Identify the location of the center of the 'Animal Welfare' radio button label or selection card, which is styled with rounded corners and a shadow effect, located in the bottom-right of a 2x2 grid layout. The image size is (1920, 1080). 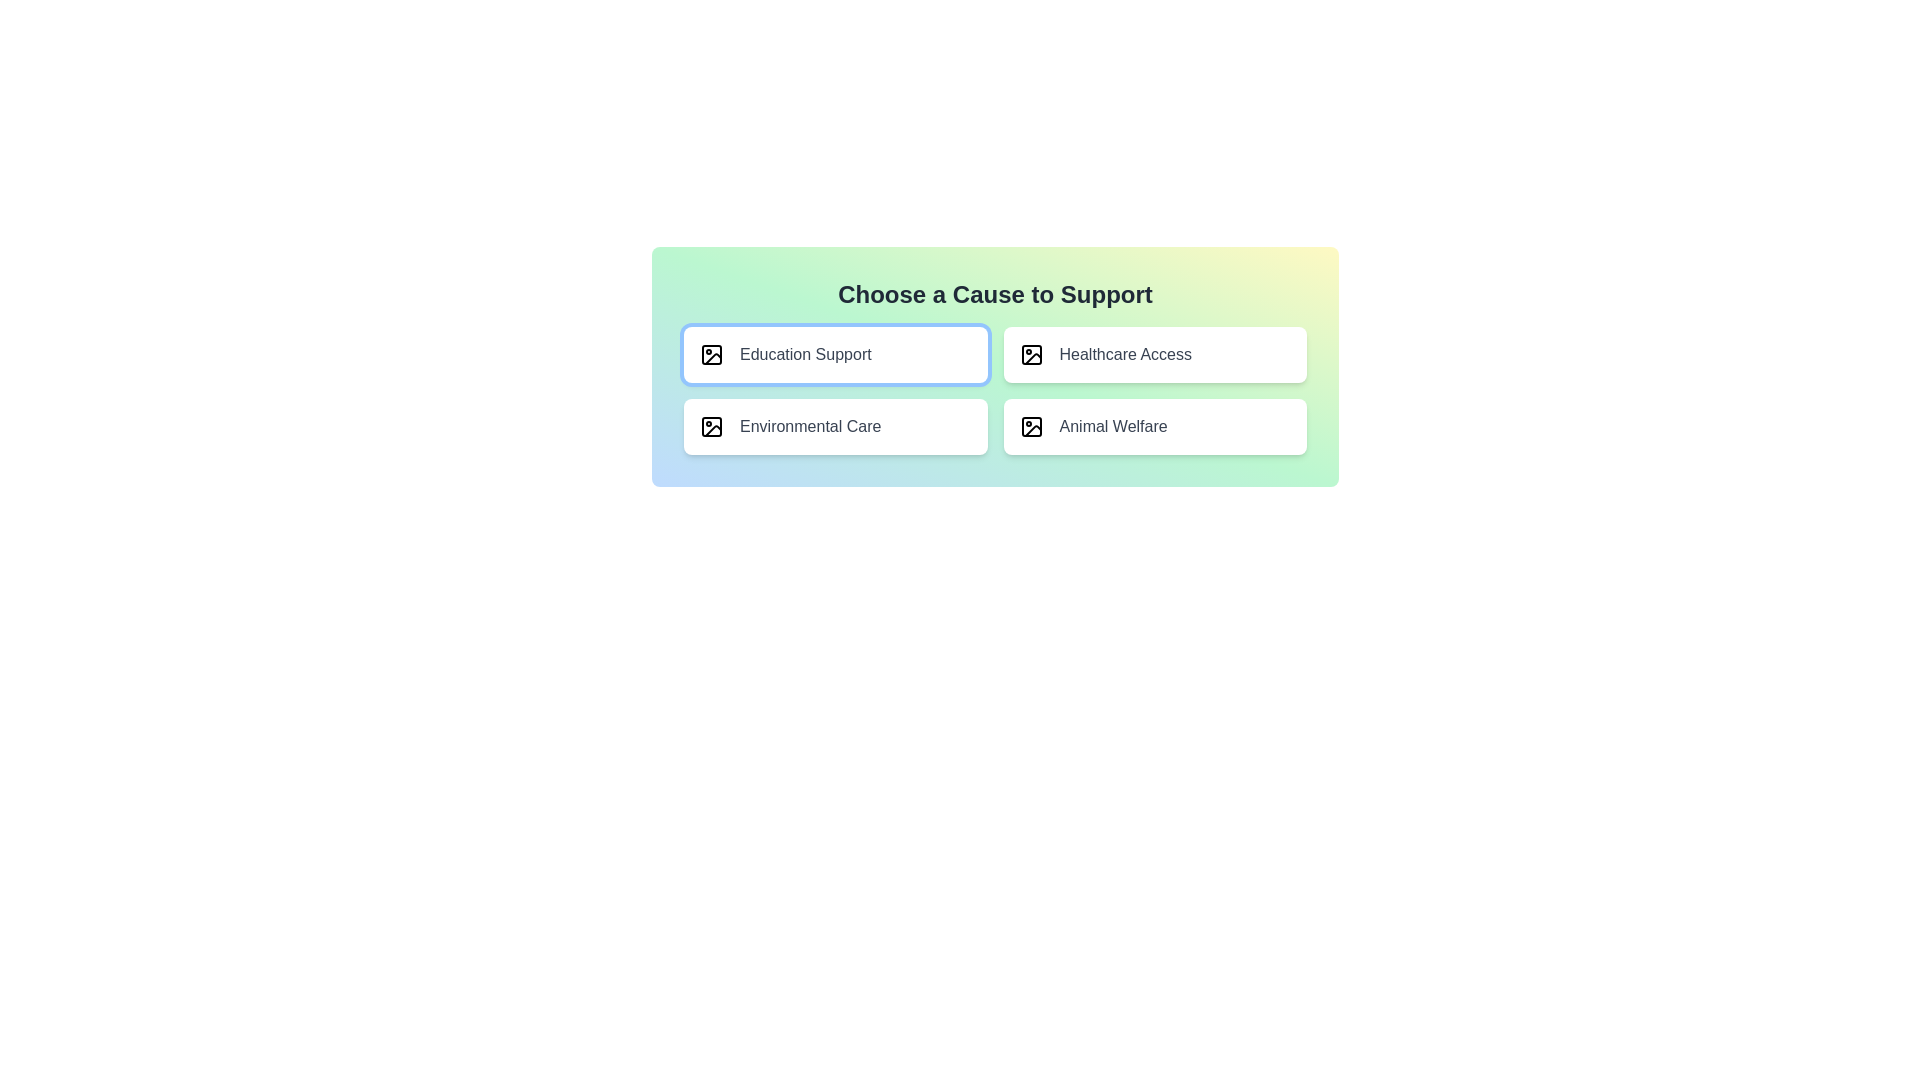
(1155, 426).